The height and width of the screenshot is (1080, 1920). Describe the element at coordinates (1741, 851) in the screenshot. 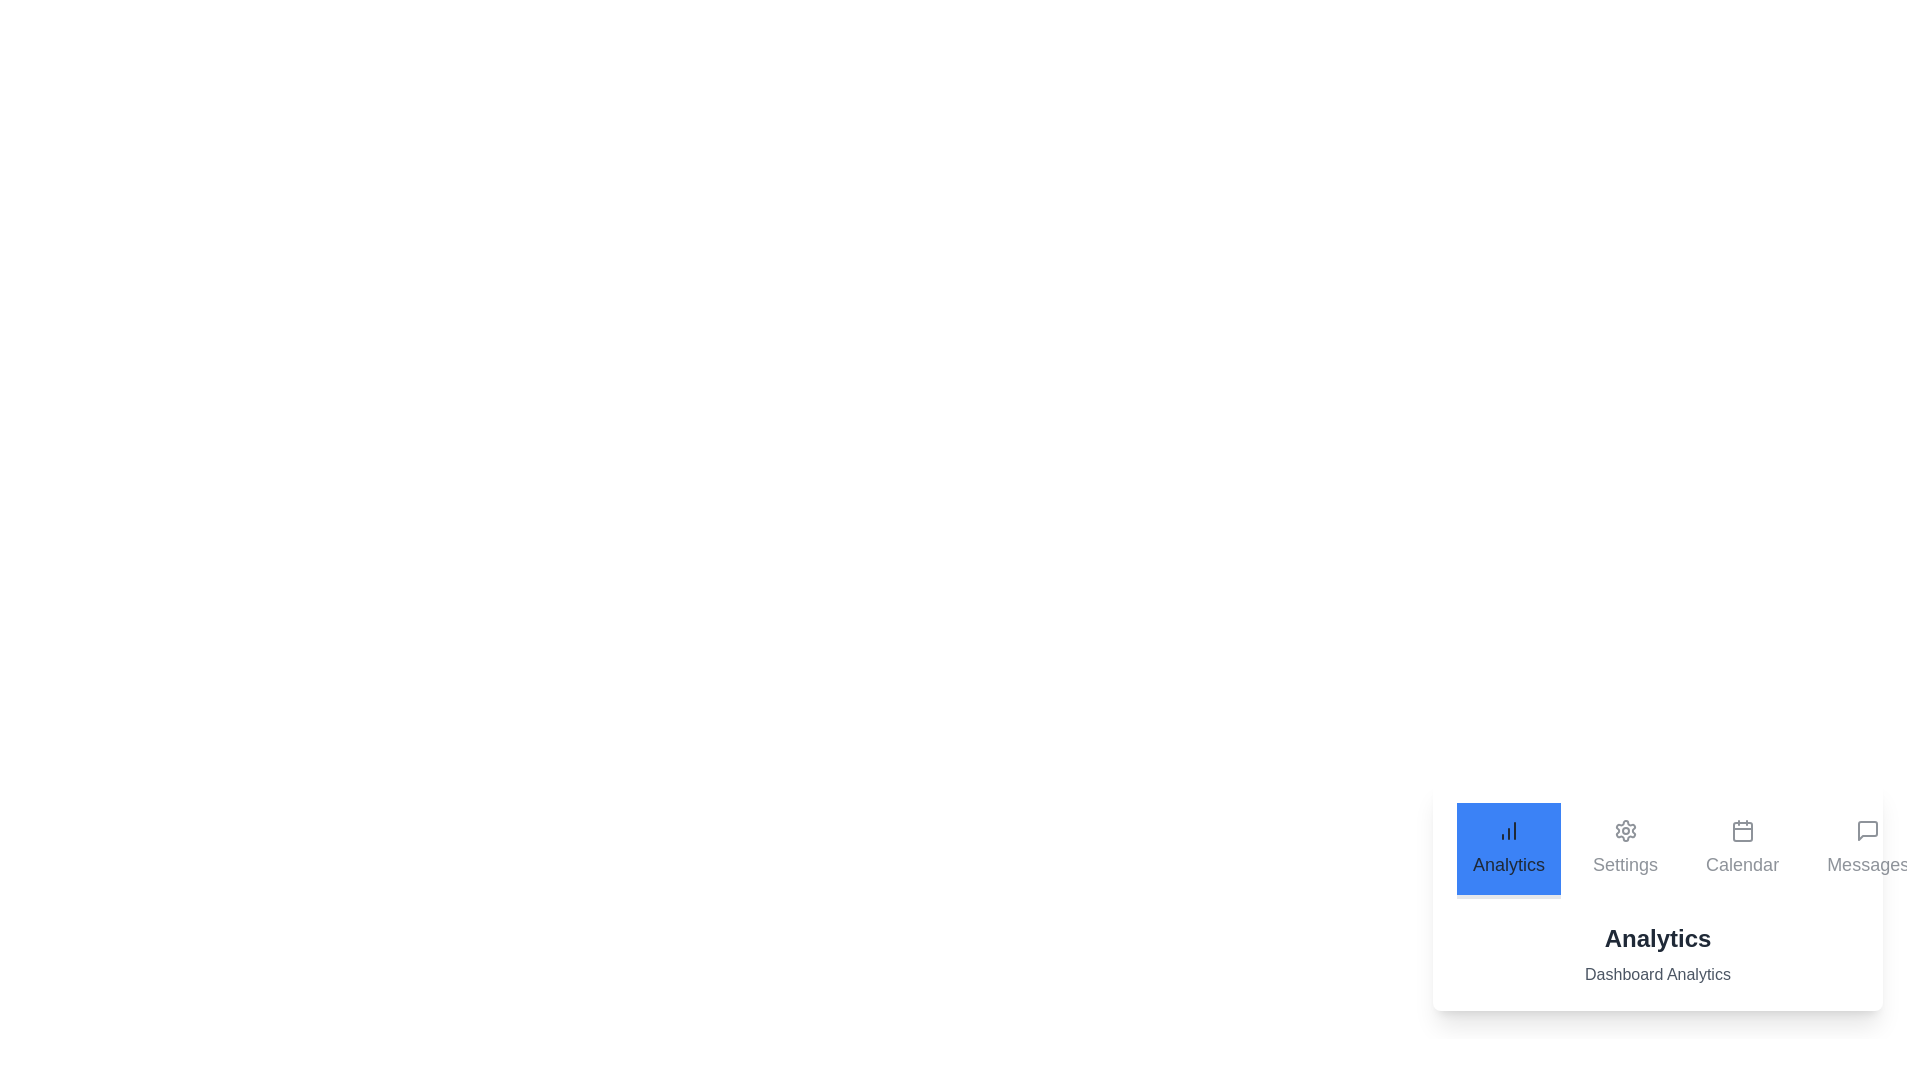

I see `the Calendar tab to observe its content` at that location.